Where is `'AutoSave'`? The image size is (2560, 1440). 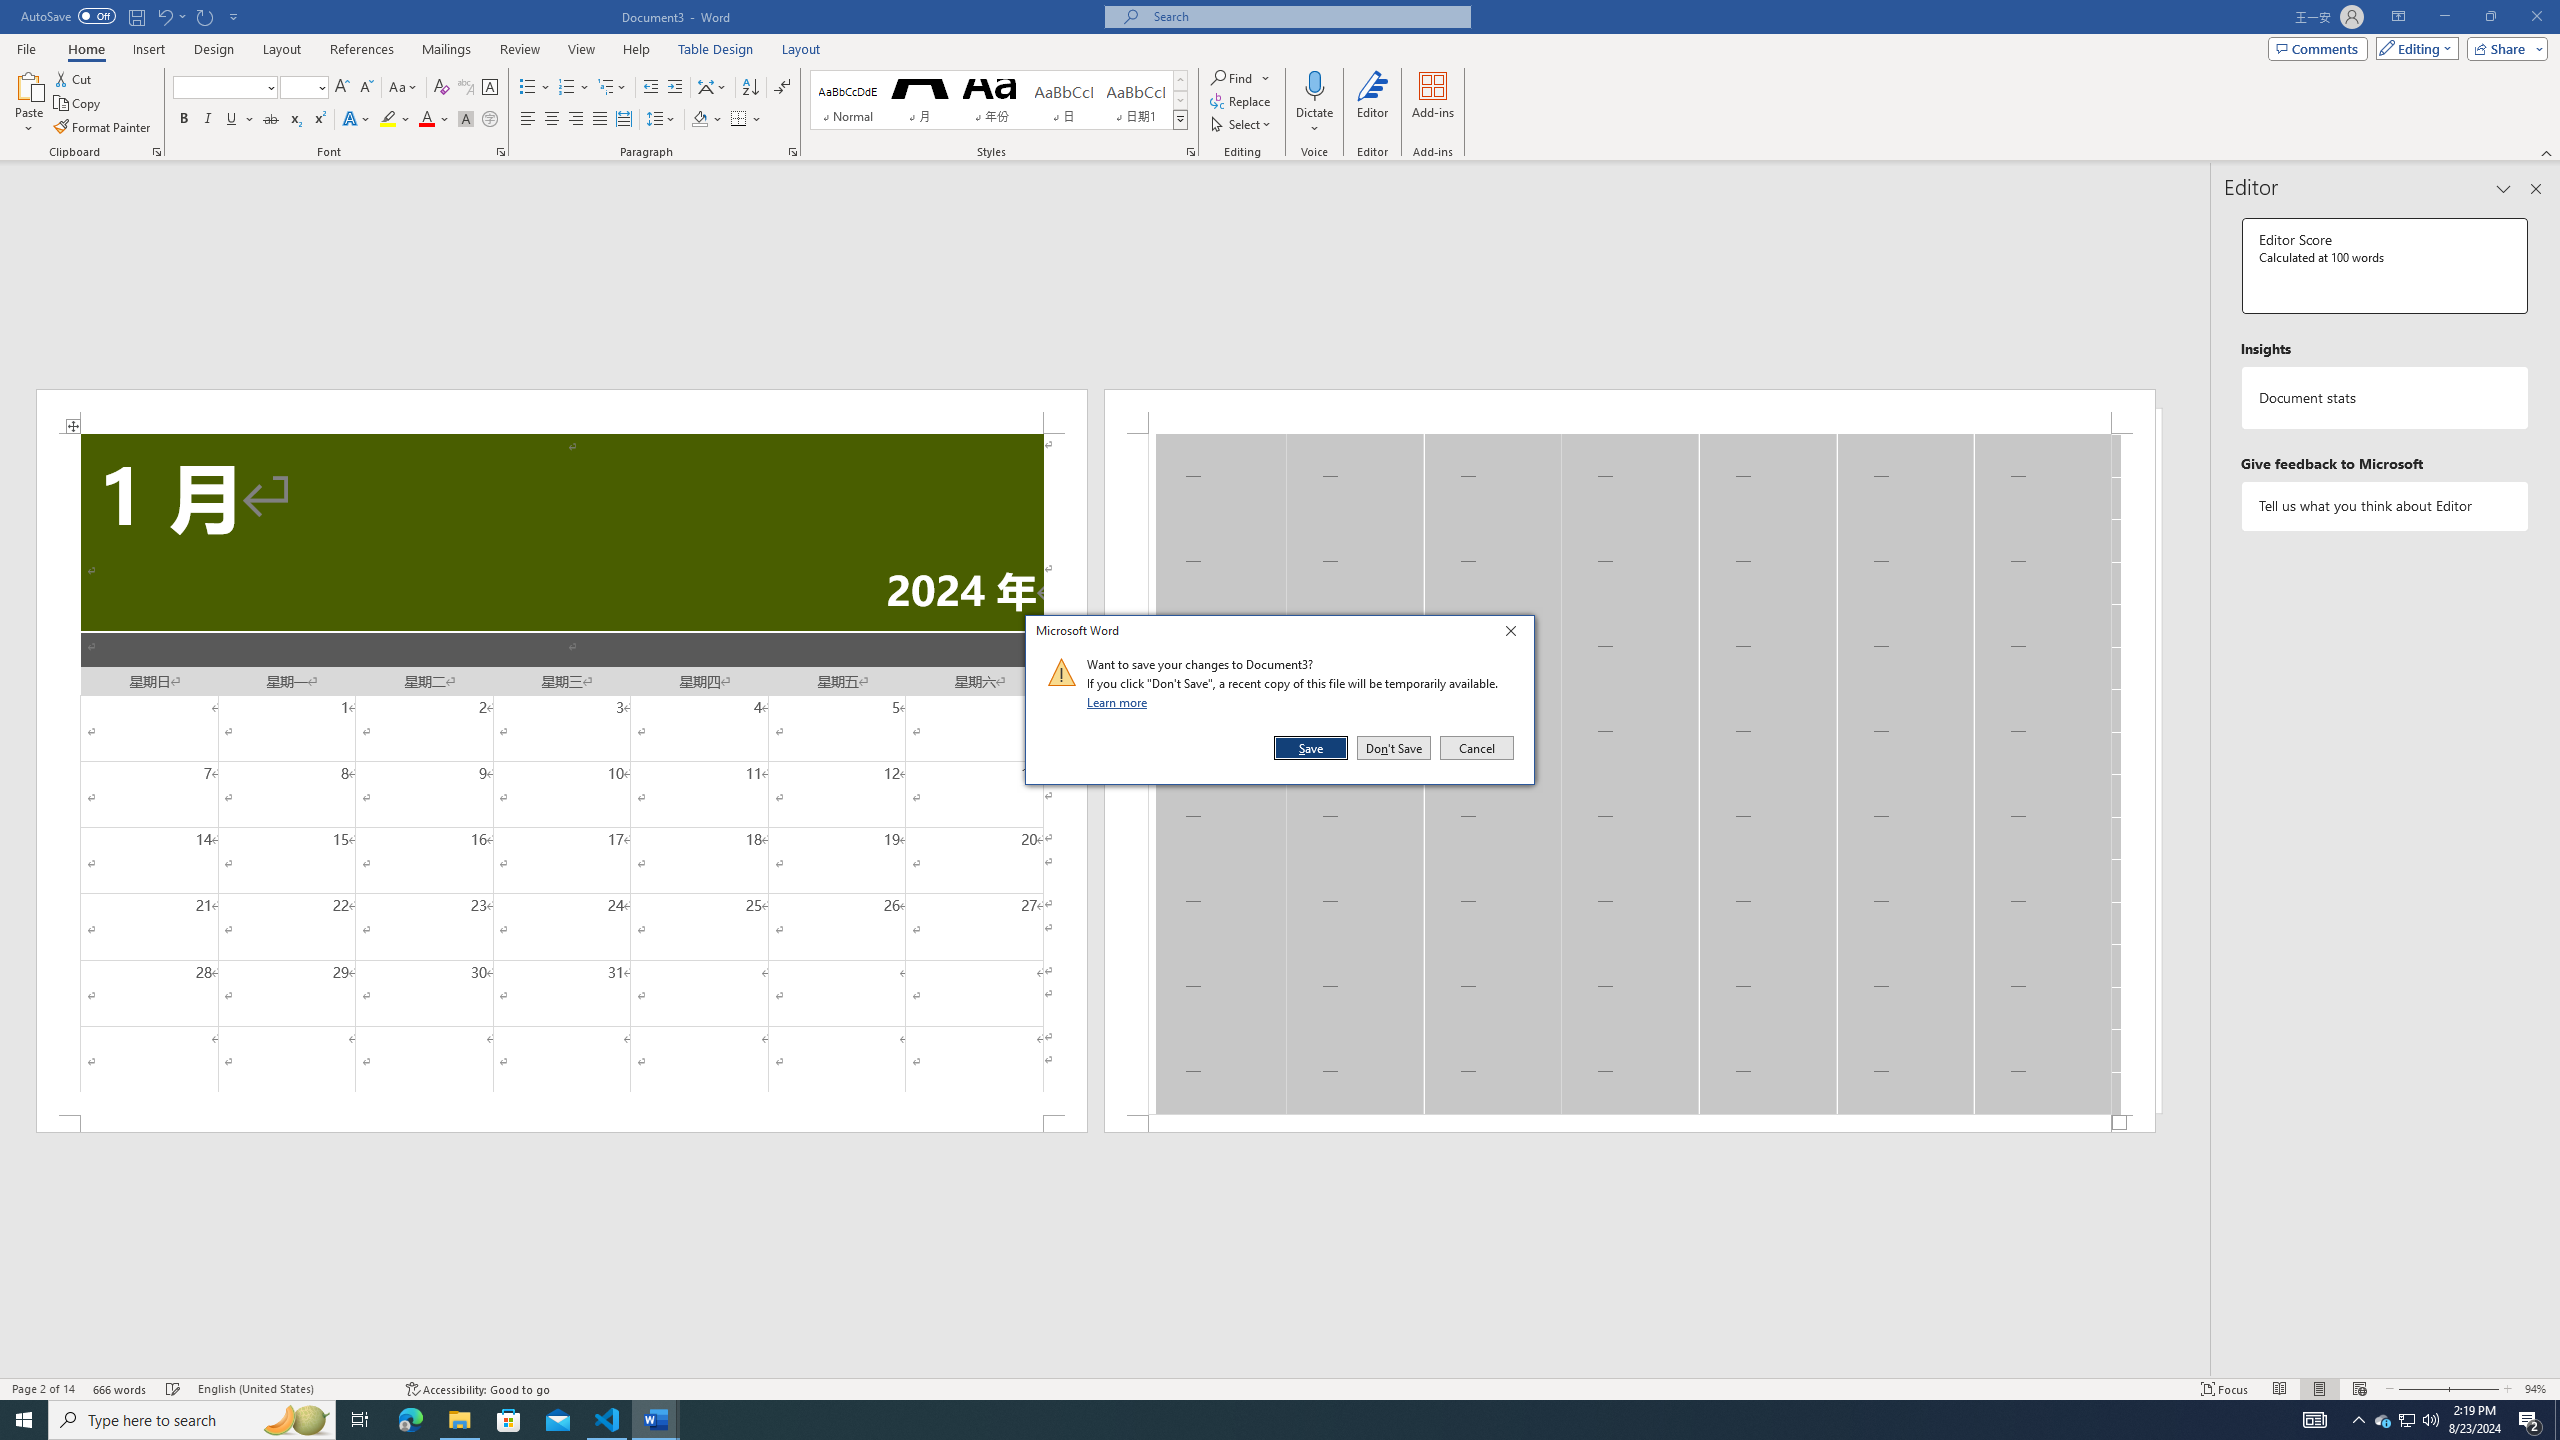
'AutoSave' is located at coordinates (69, 15).